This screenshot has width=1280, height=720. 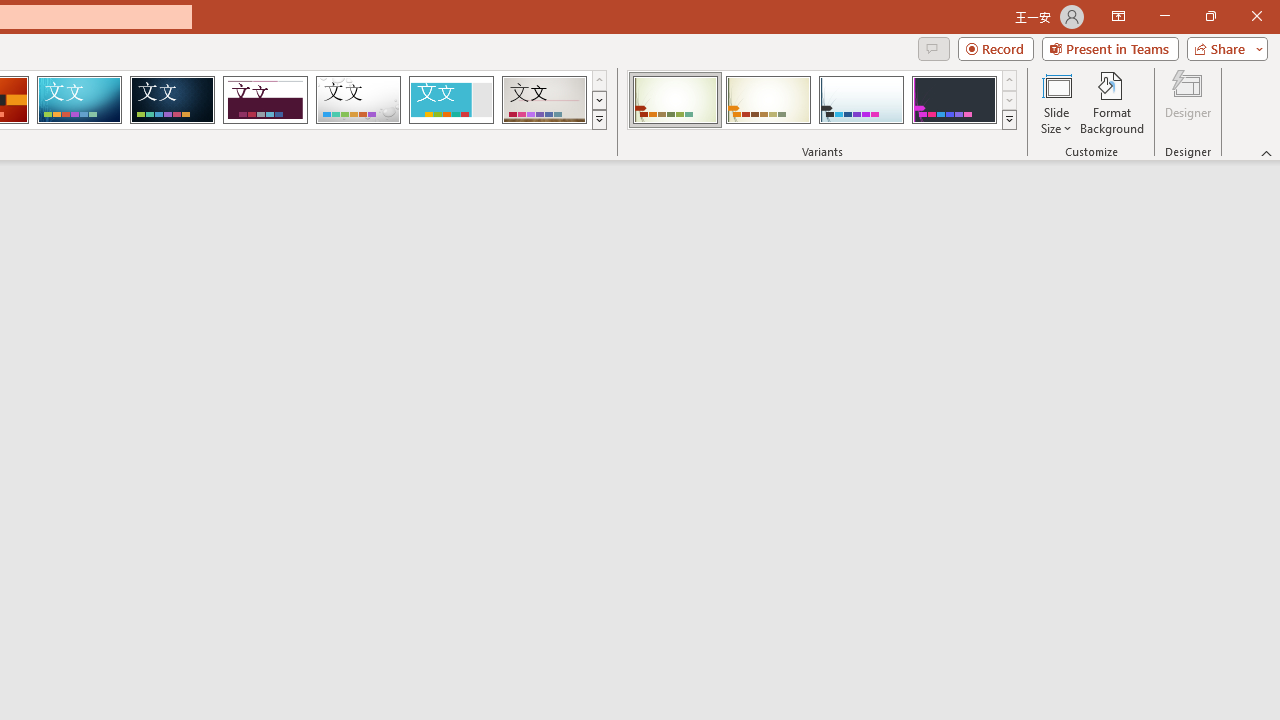 I want to click on 'Themes', so click(x=598, y=120).